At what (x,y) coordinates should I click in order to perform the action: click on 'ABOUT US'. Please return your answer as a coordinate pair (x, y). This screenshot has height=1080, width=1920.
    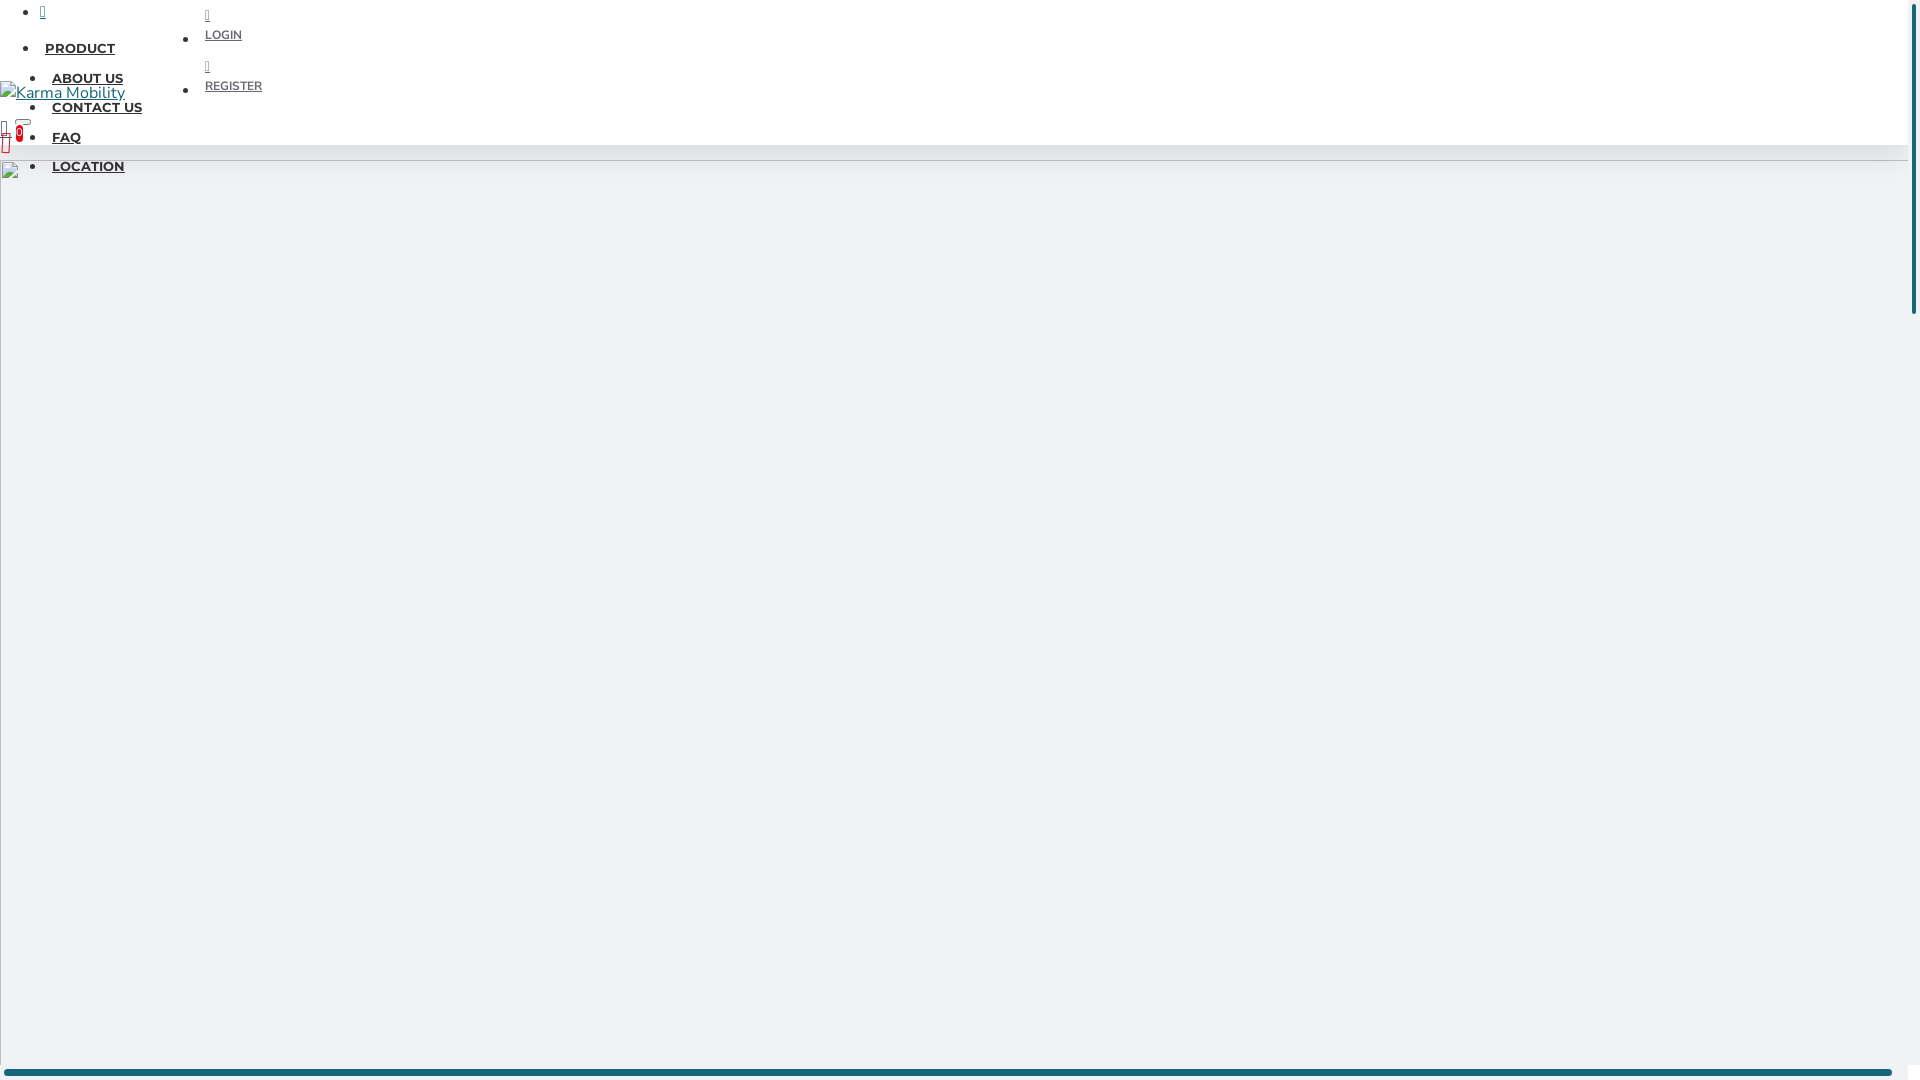
    Looking at the image, I should click on (86, 77).